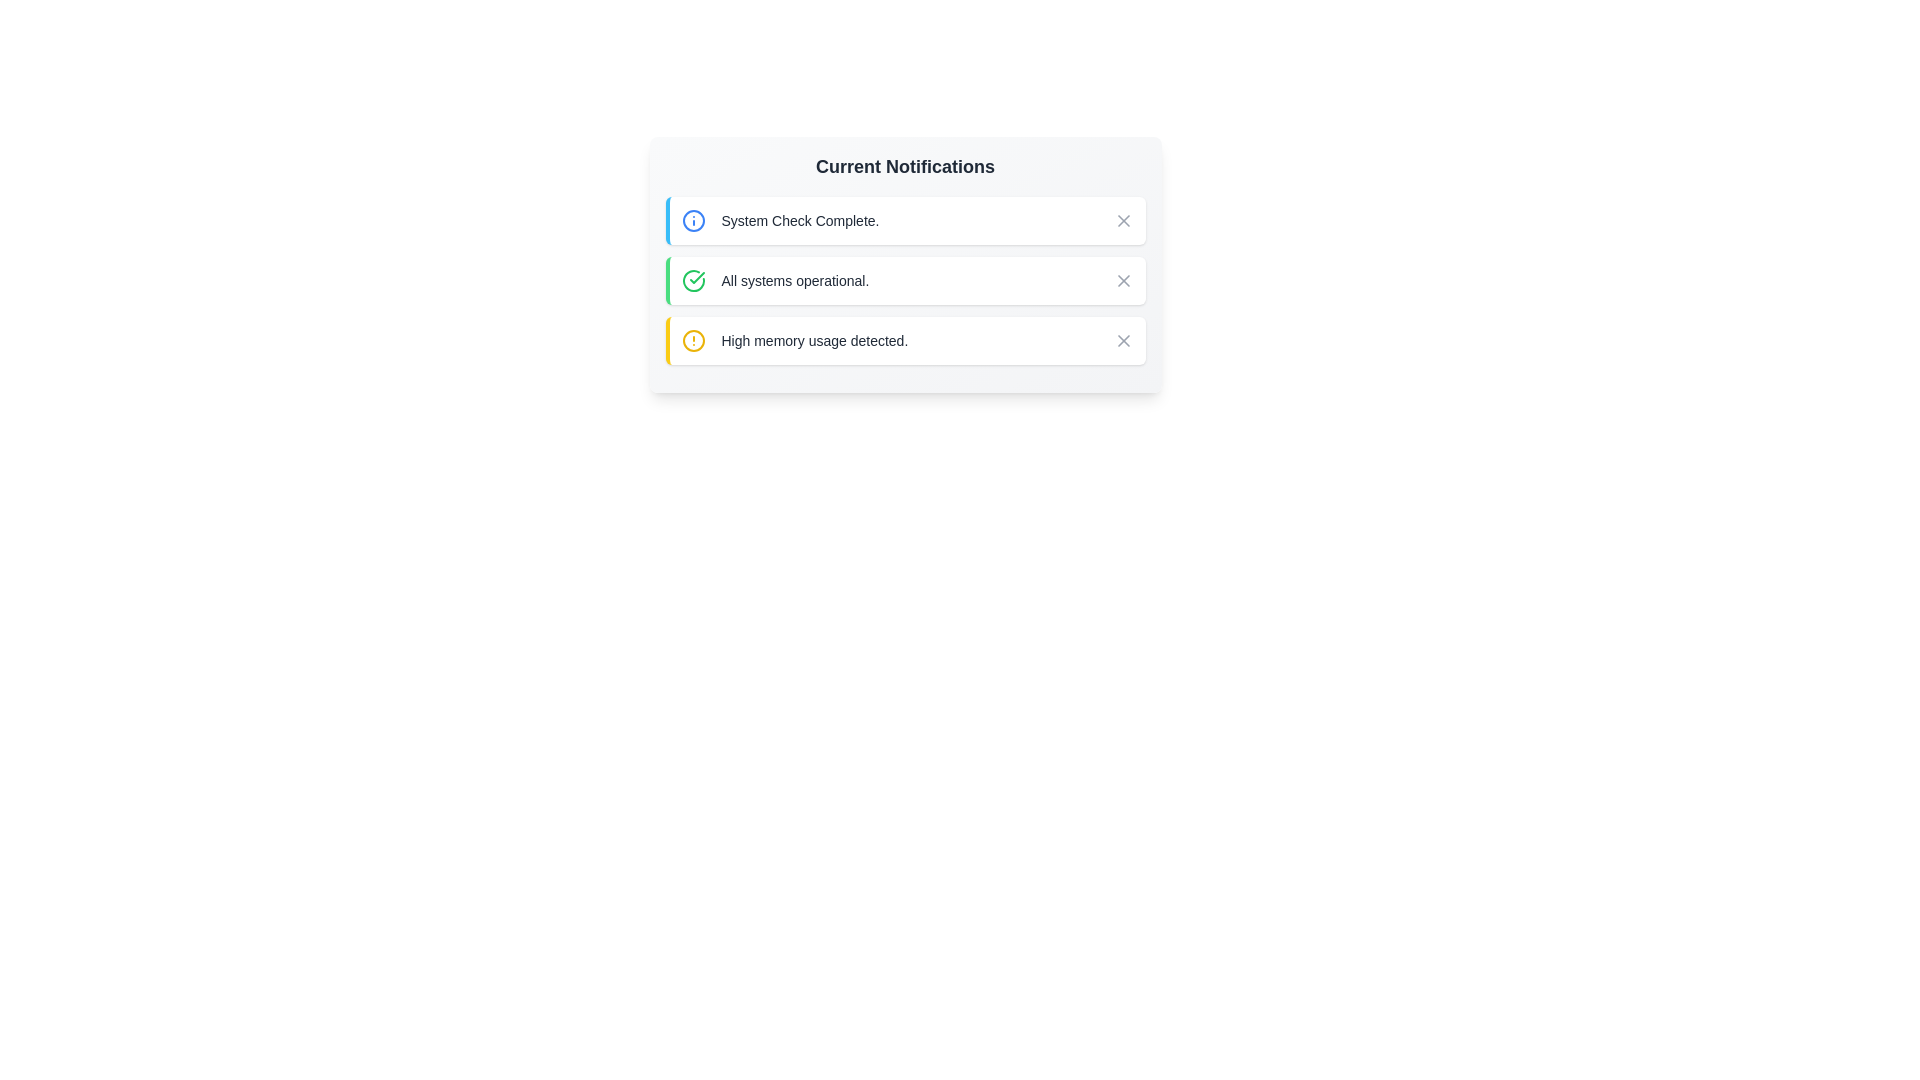 This screenshot has height=1080, width=1920. I want to click on the close button of the notification with the message 'High memory usage detected.', so click(1123, 339).